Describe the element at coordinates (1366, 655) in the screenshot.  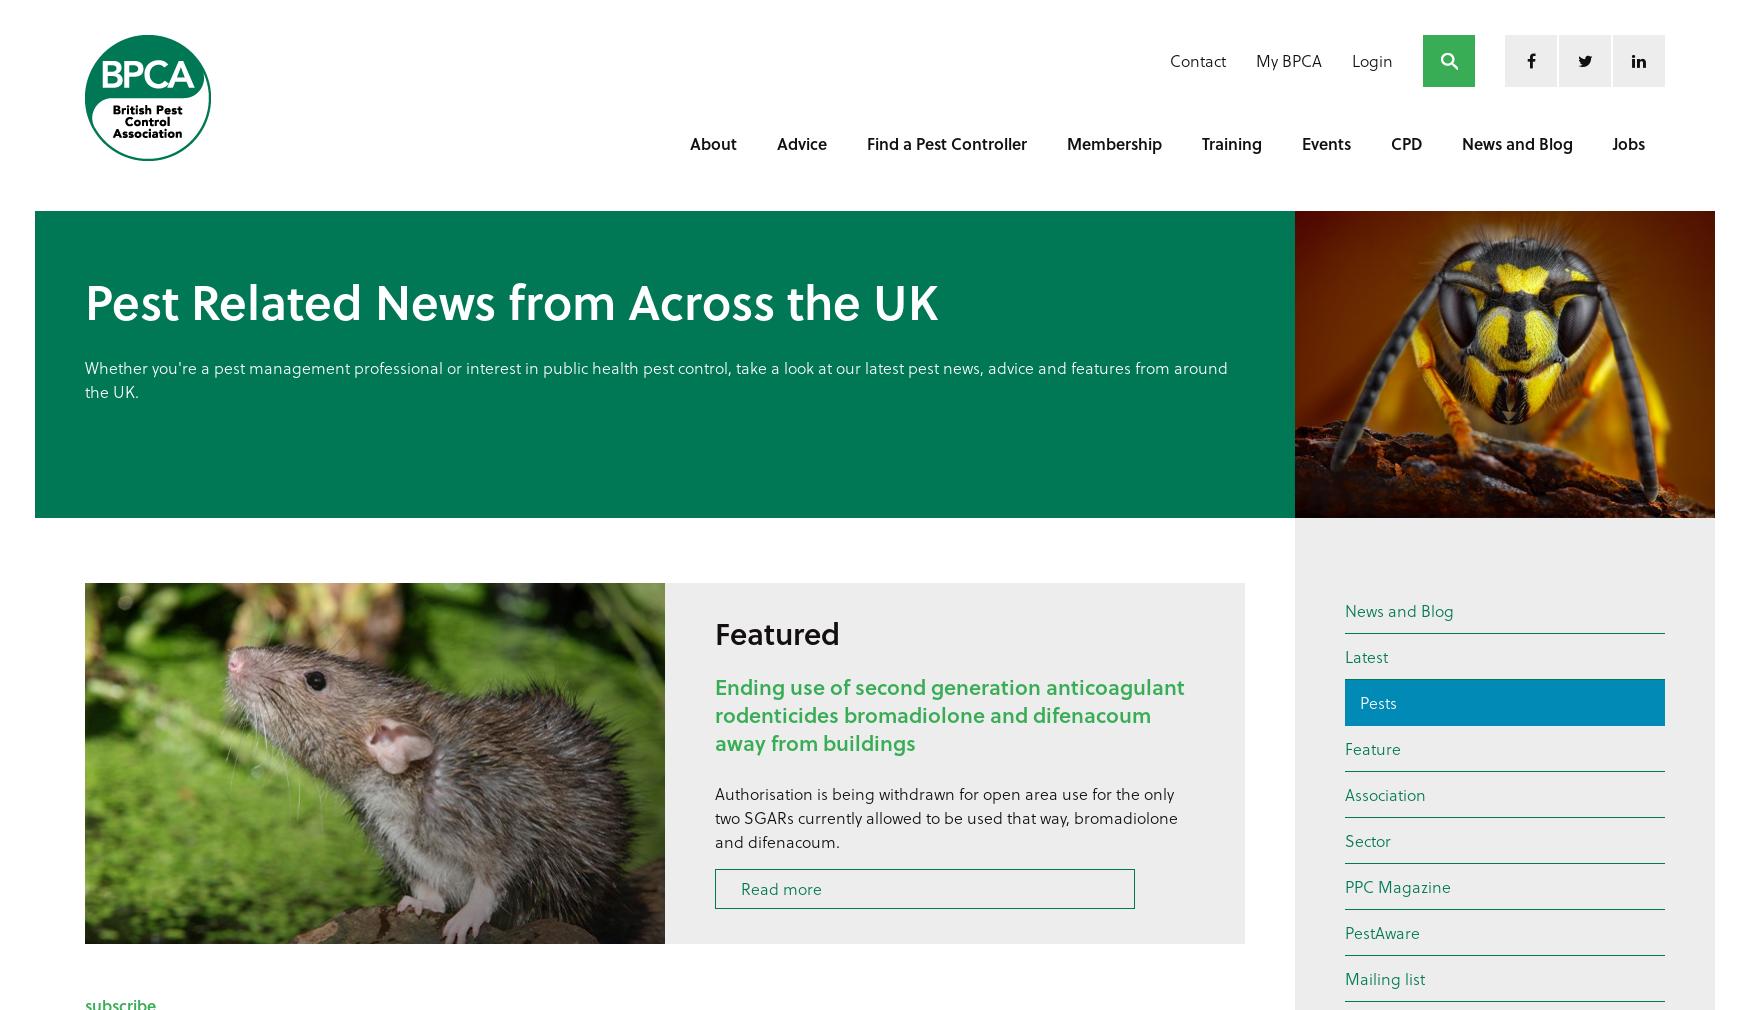
I see `'Latest'` at that location.